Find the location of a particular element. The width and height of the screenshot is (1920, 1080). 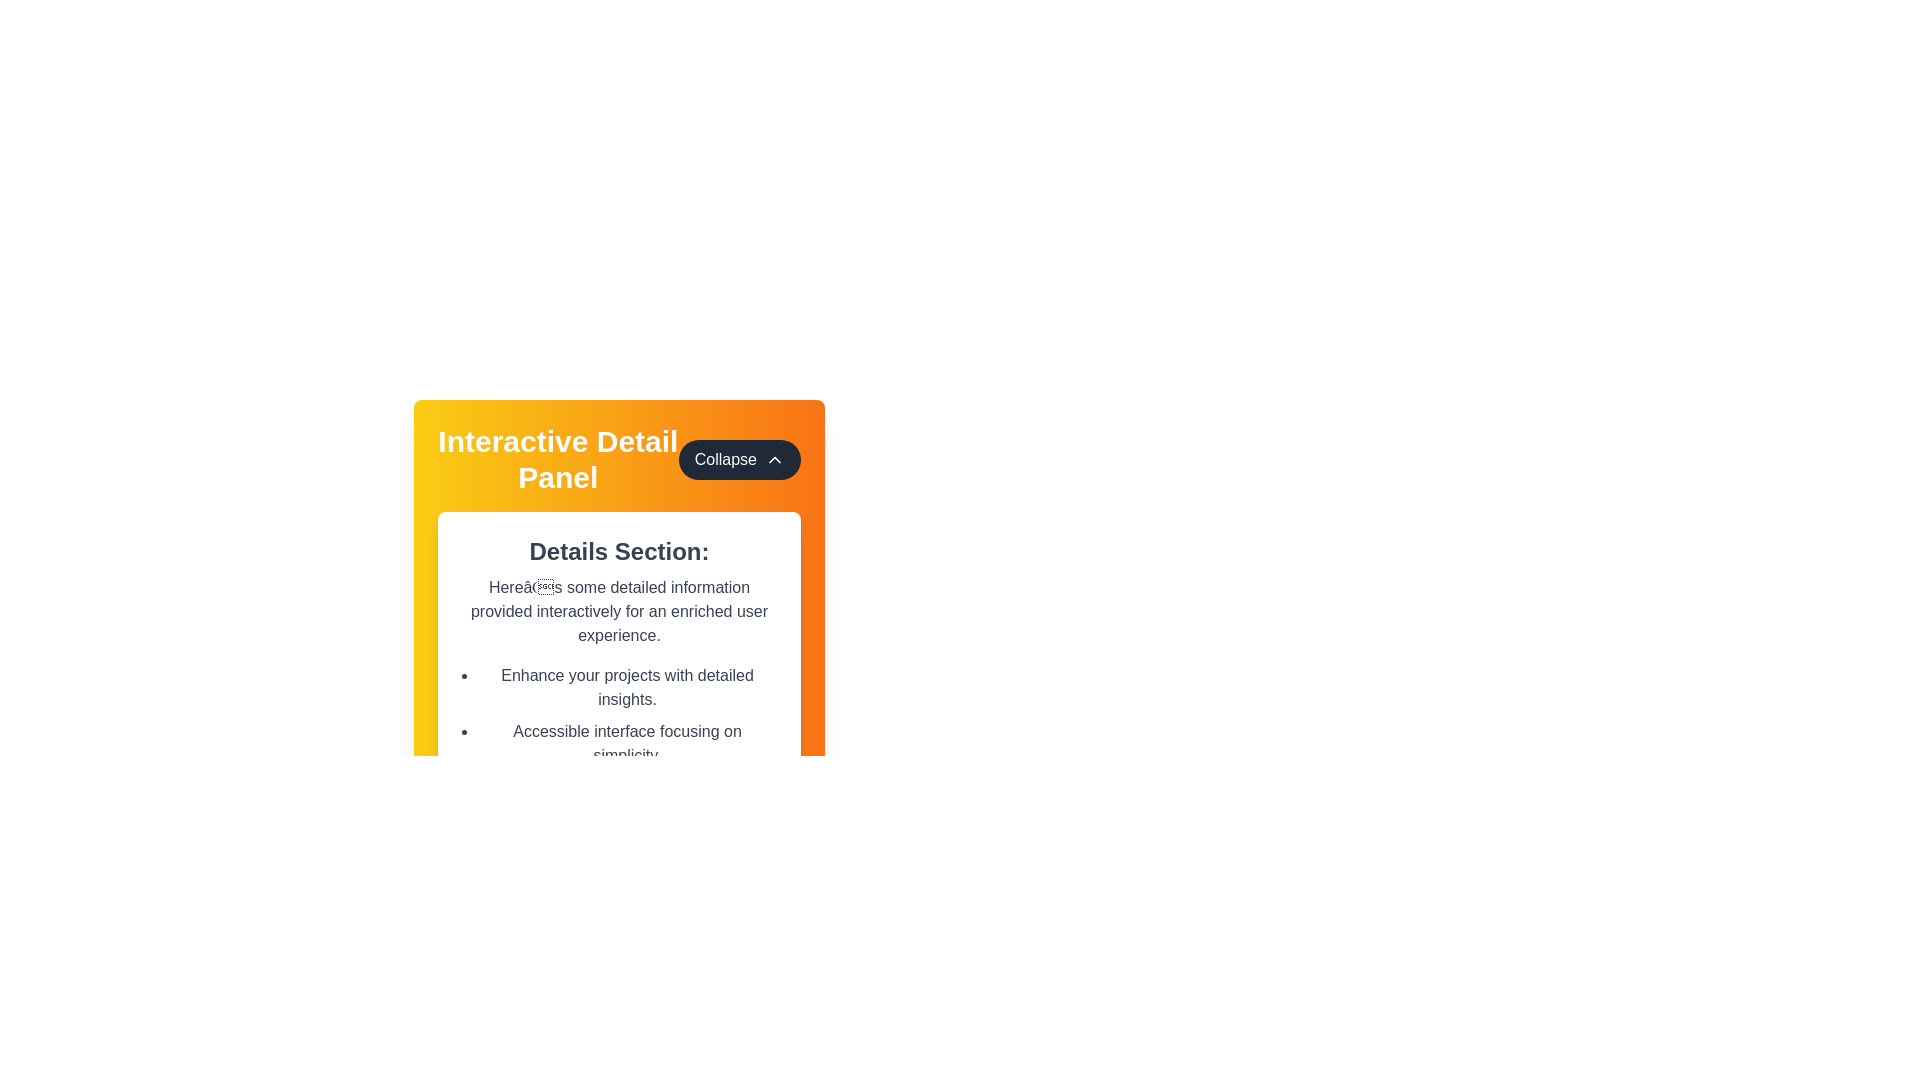

title 'Interactive Detail Panel' from the header section of the composite component, which has a gradient background transitioning from yellow to orange is located at coordinates (618, 459).